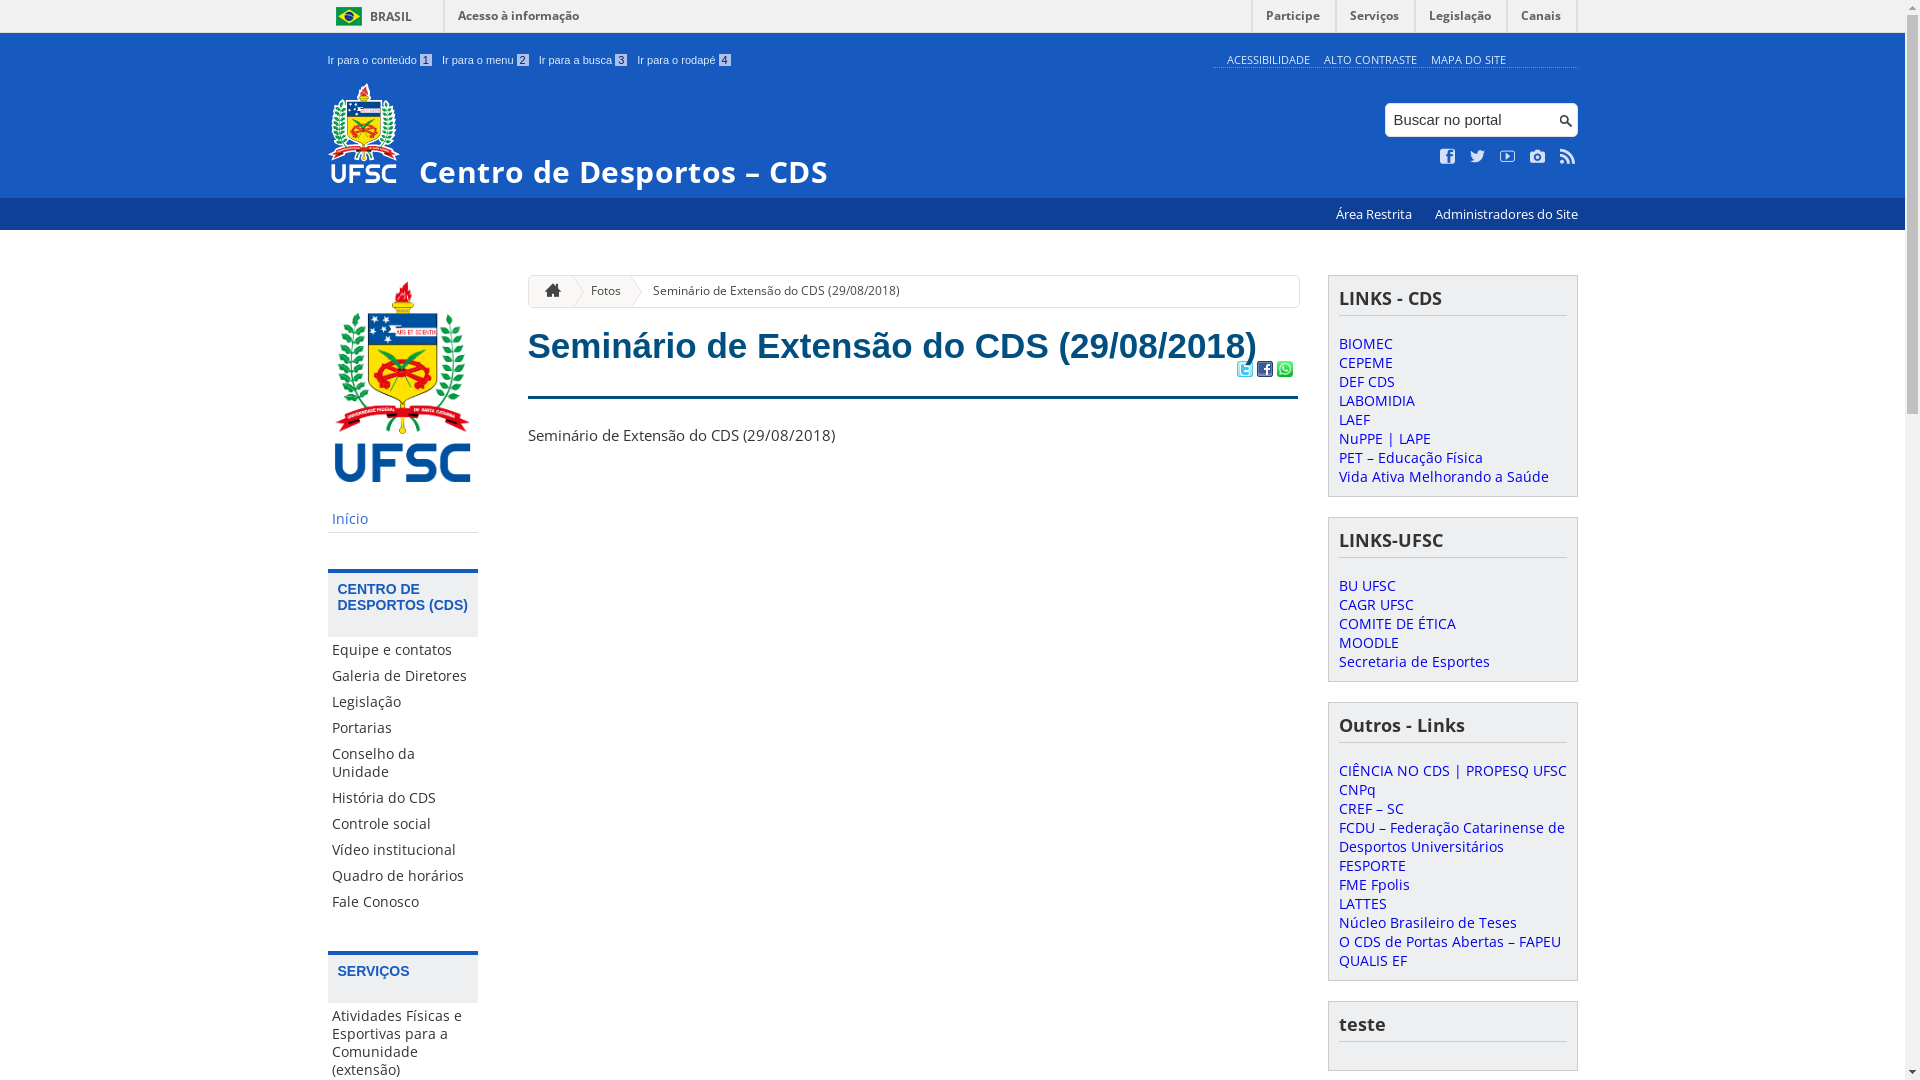 The height and width of the screenshot is (1080, 1920). Describe the element at coordinates (1266, 58) in the screenshot. I see `'ACESSIBILIDADE'` at that location.